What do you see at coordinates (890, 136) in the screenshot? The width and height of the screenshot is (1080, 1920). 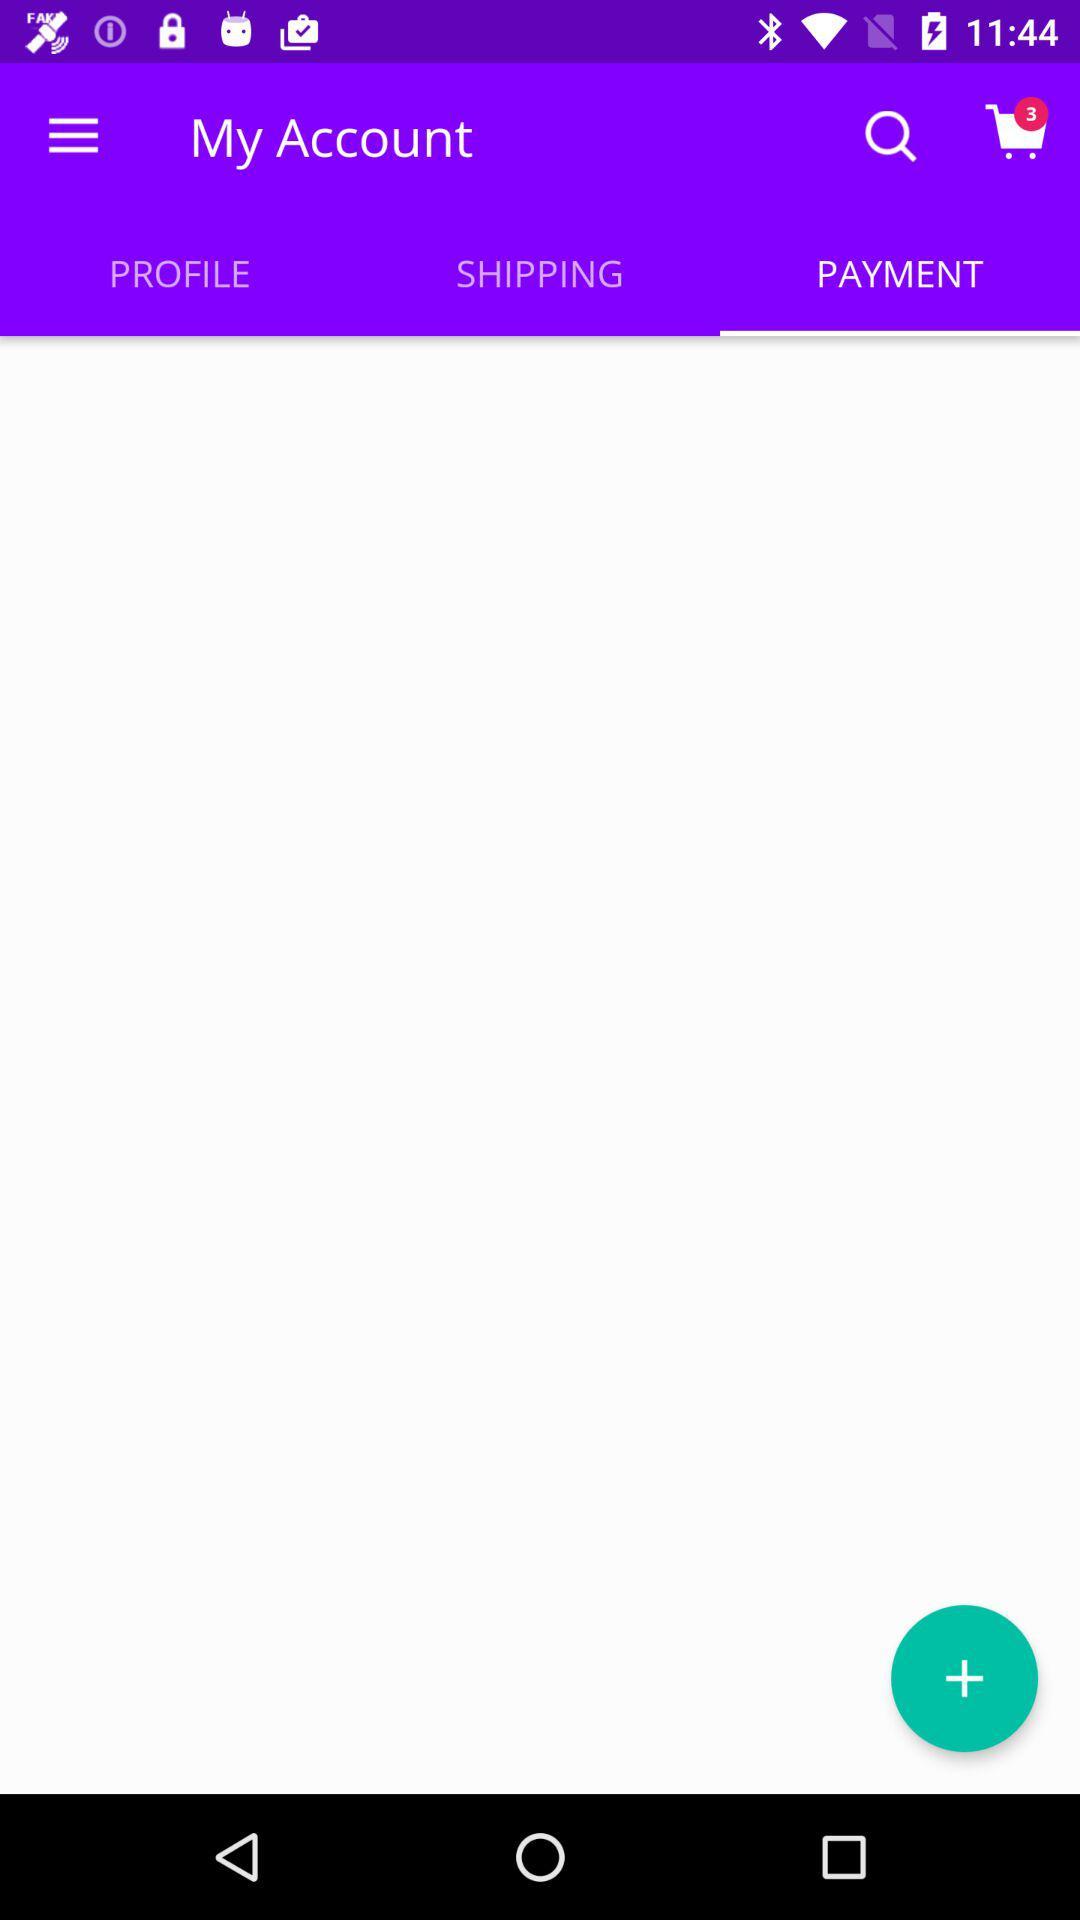 I see `the symbol left to cart` at bounding box center [890, 136].